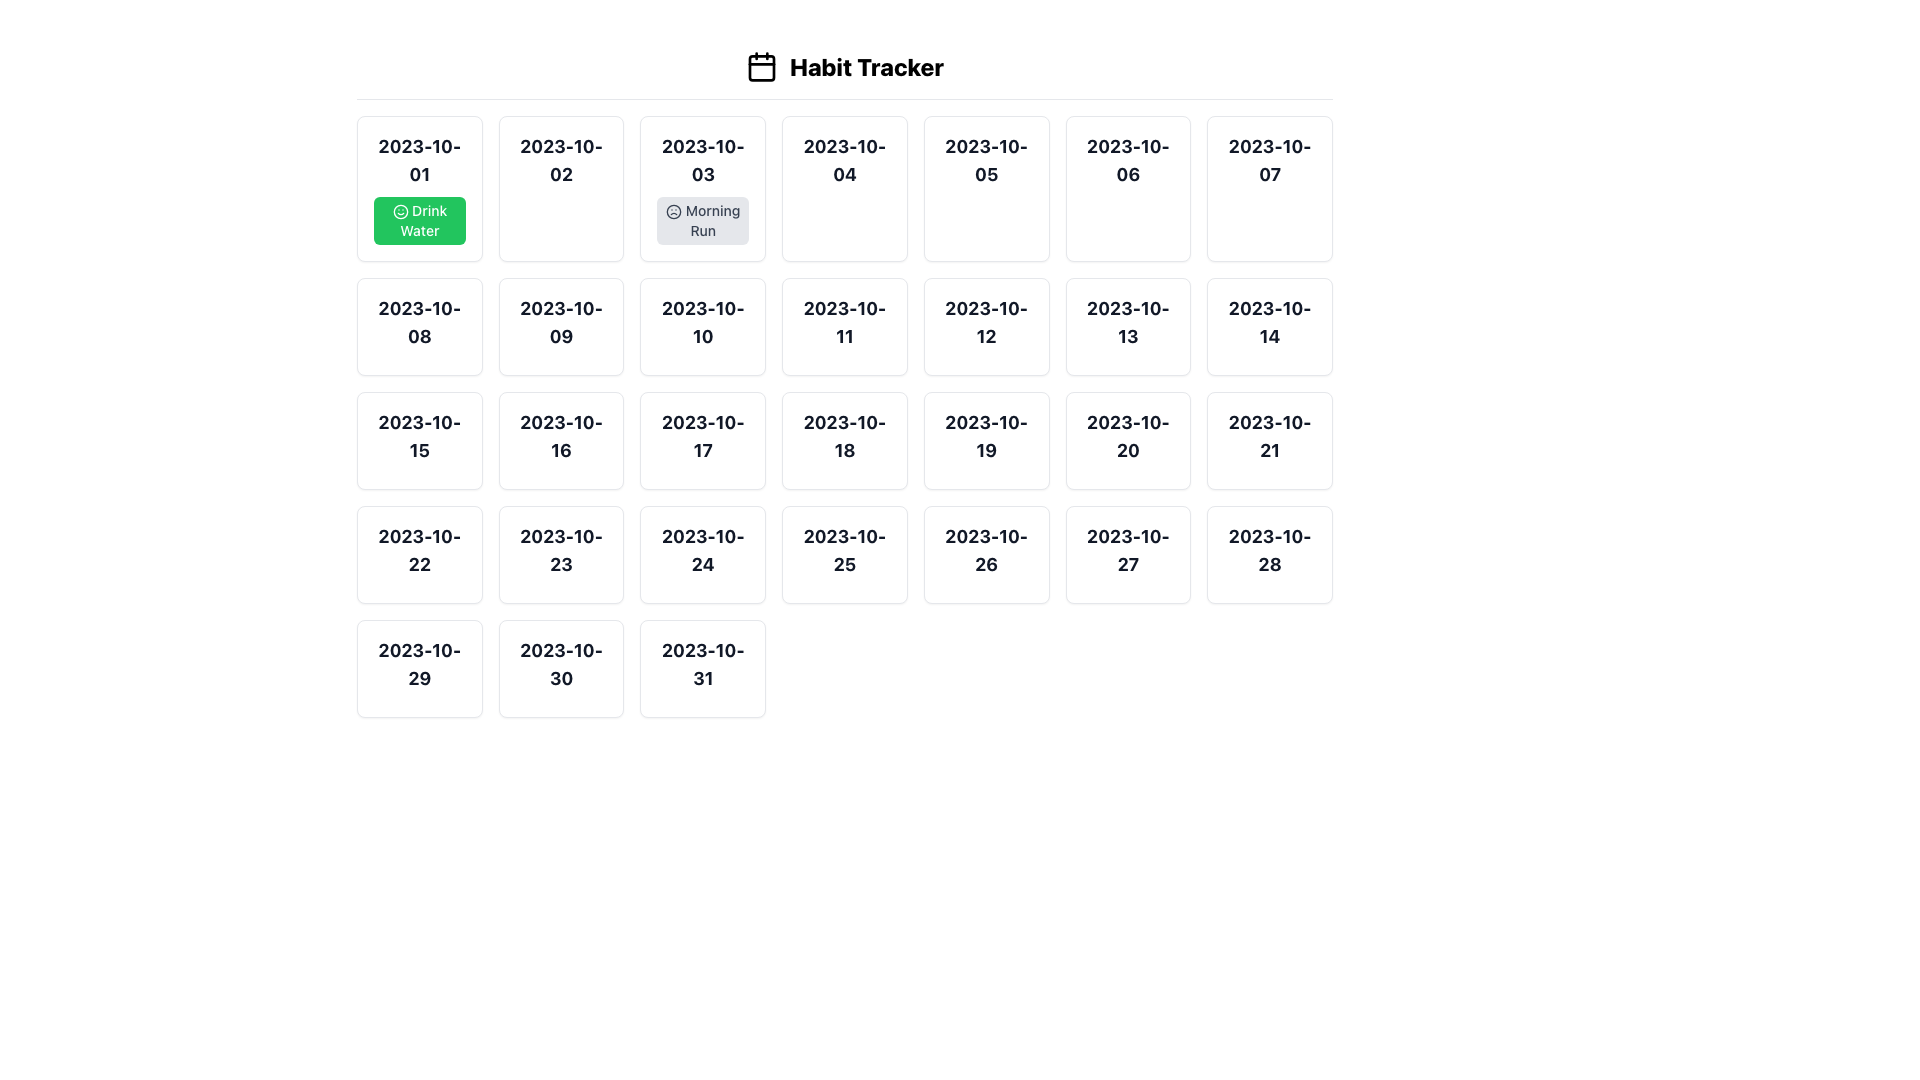  I want to click on the static text element displaying the date '2023-10-08', which is located in the second row and the first column of the date grid, so click(418, 322).